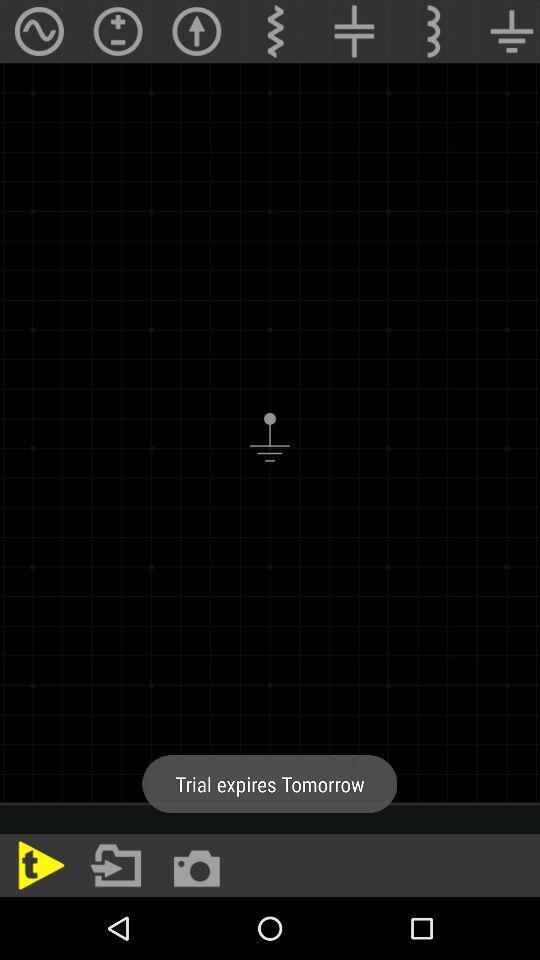  What do you see at coordinates (432, 32) in the screenshot?
I see `the more icon` at bounding box center [432, 32].